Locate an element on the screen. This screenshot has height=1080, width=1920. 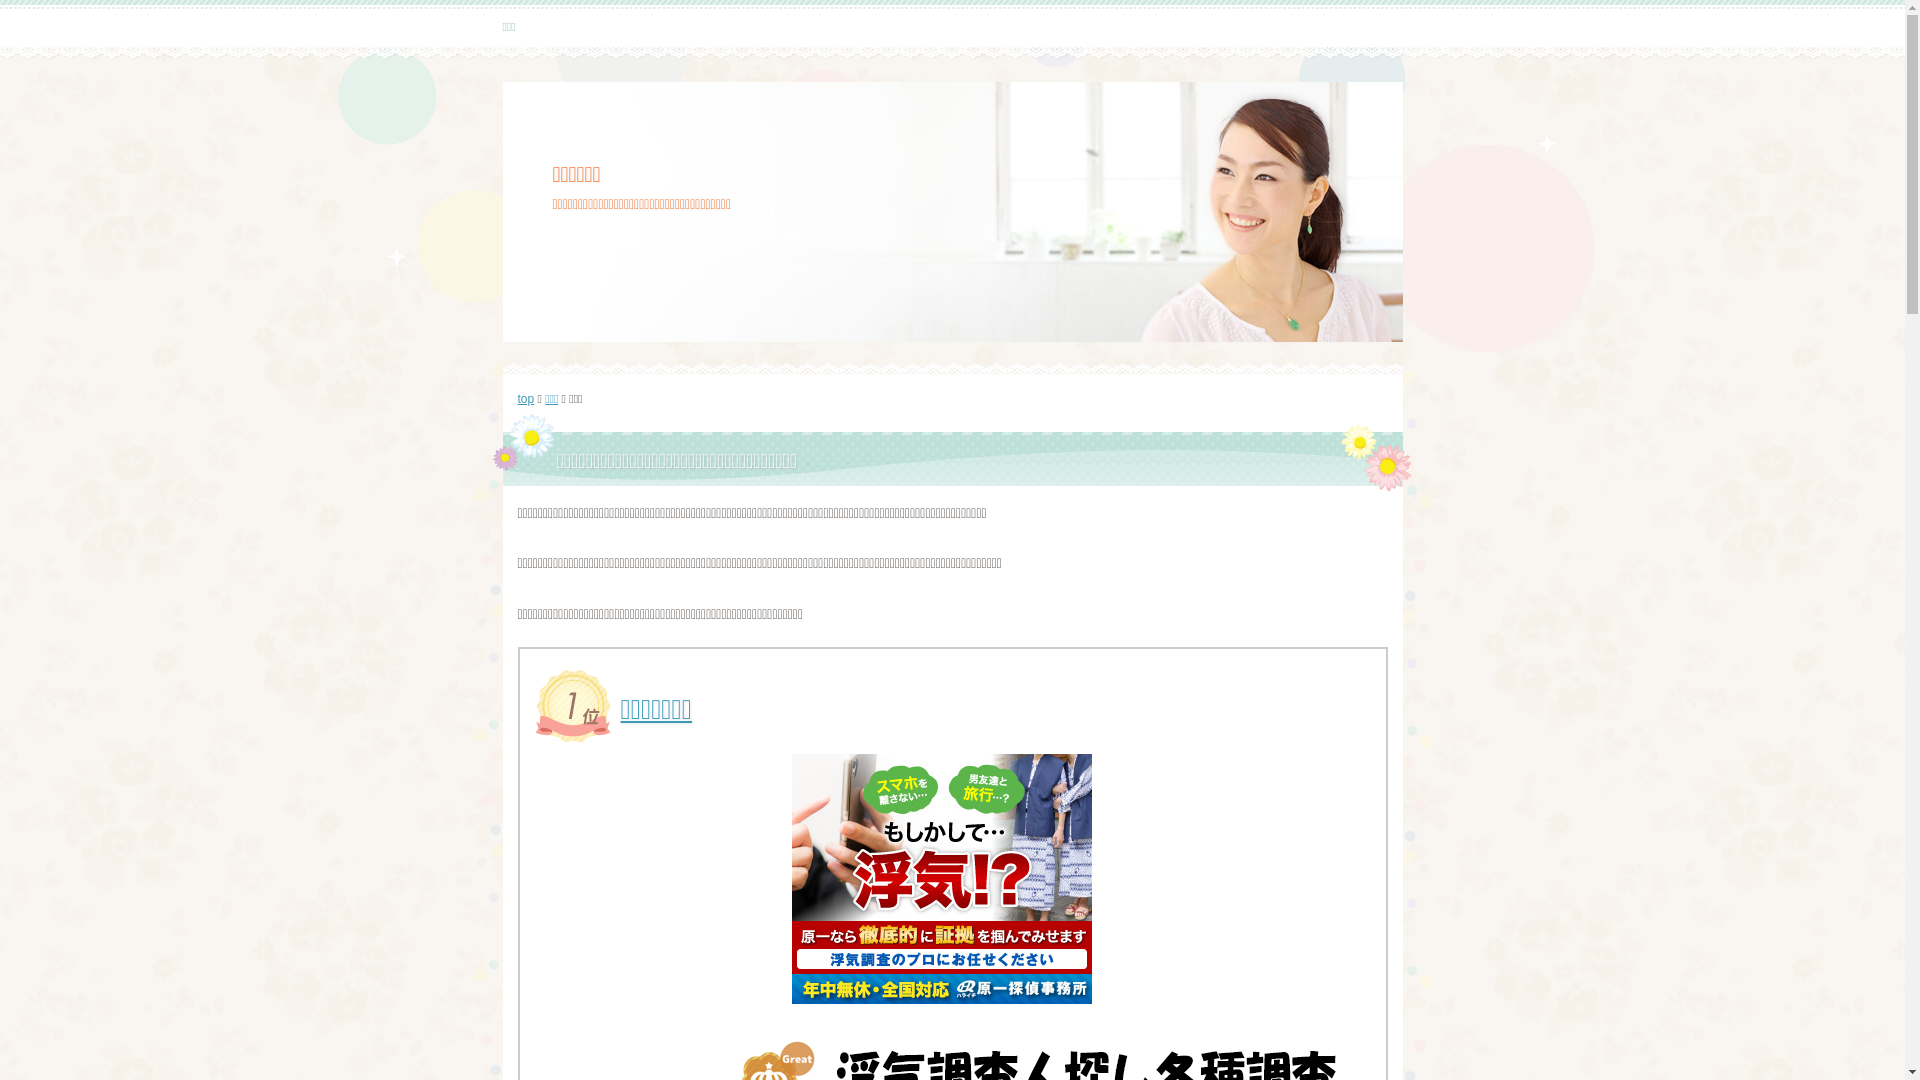
'top' is located at coordinates (518, 398).